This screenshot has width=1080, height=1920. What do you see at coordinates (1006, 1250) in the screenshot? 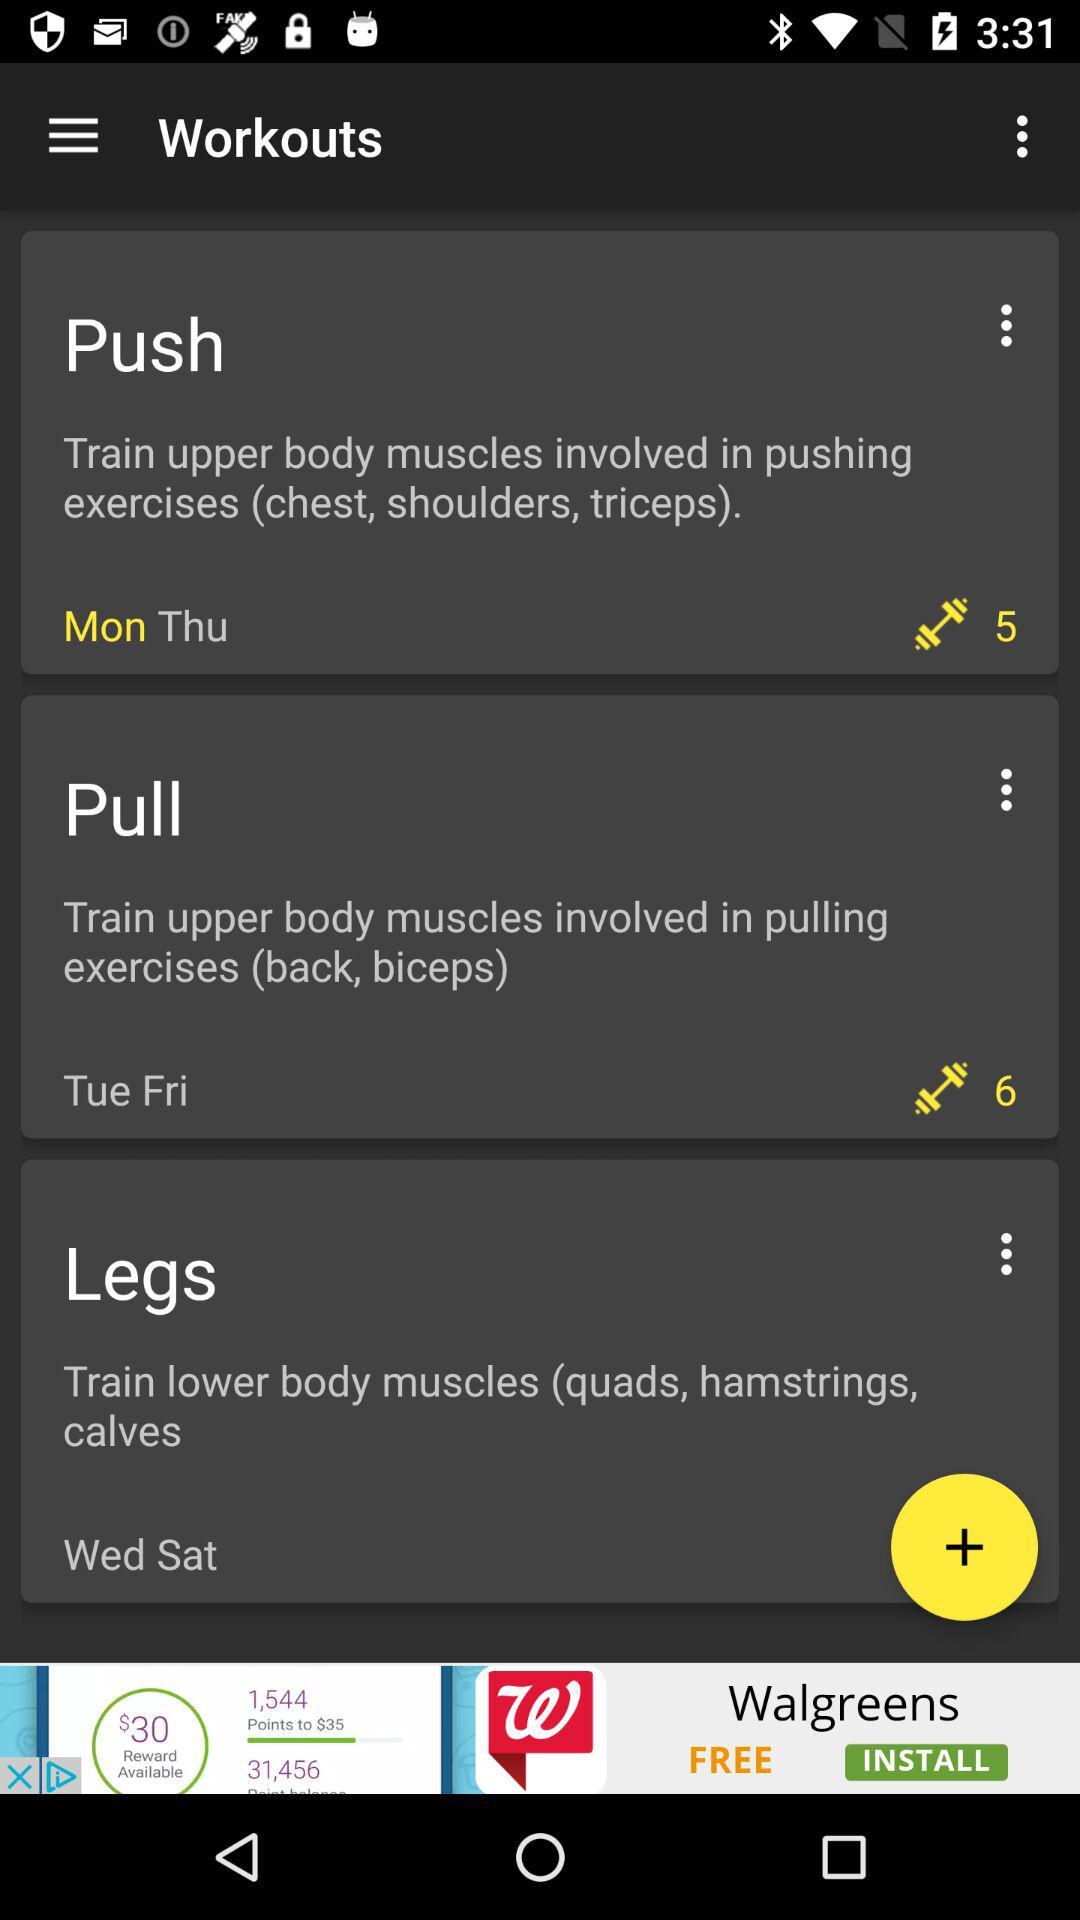
I see `more options` at bounding box center [1006, 1250].